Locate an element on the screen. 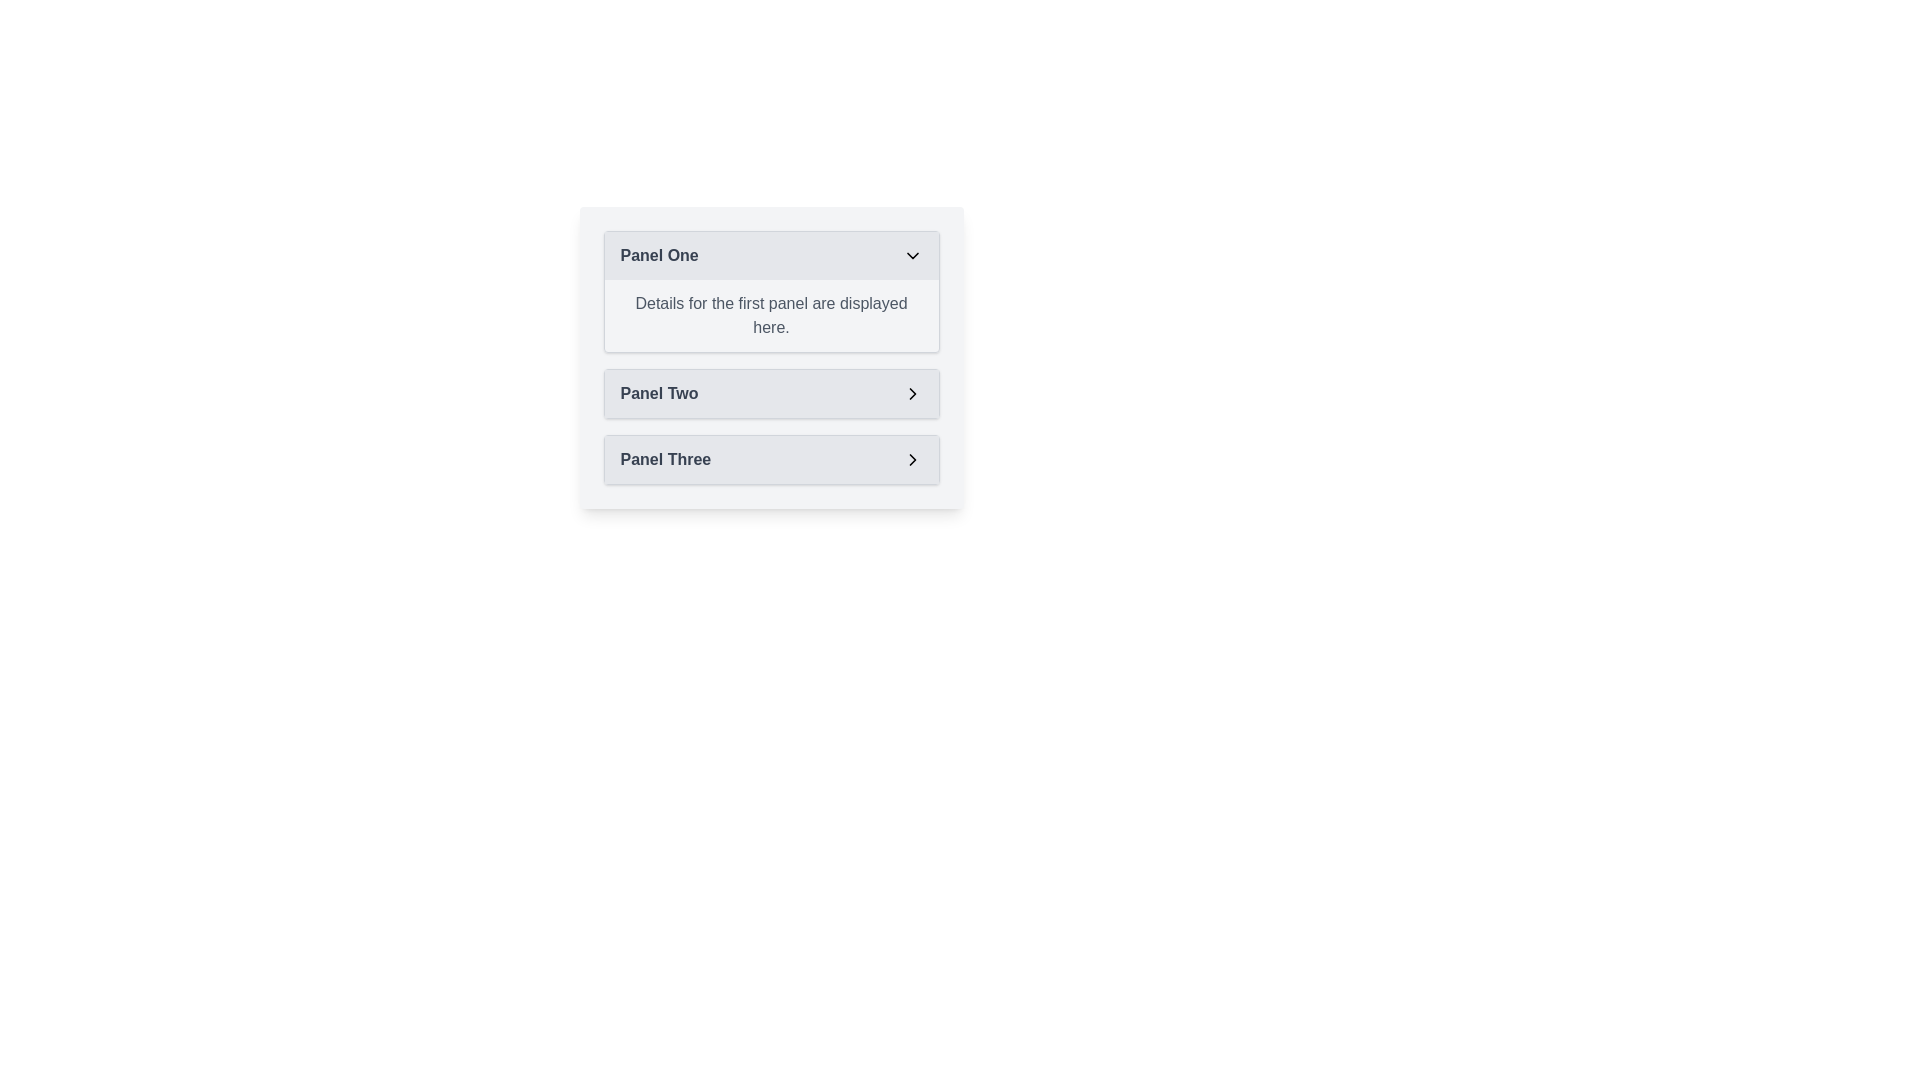  the Text Label that serves as the title indicator for the first panel, which is horizontally aligned towards the left side and vertically centered within the panel is located at coordinates (659, 254).